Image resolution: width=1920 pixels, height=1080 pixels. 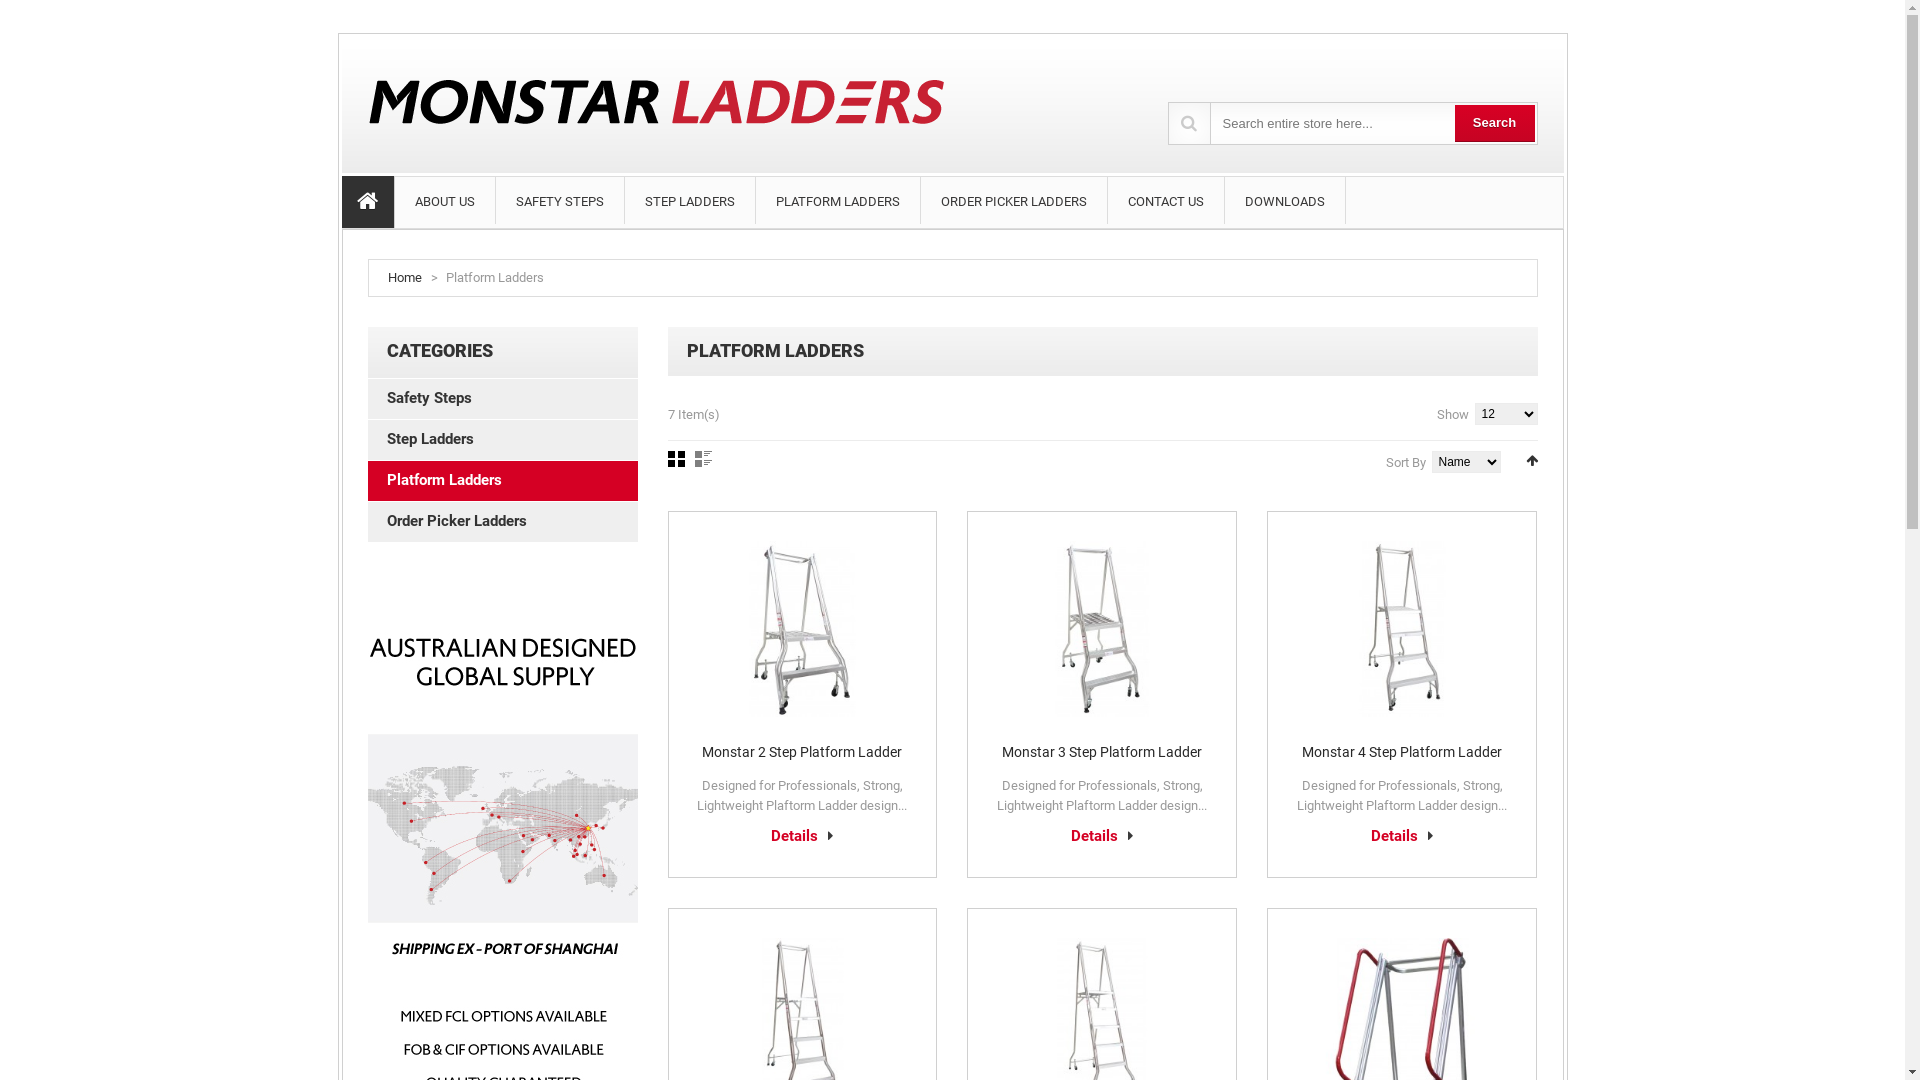 I want to click on 'SAFETY STEPS', so click(x=495, y=200).